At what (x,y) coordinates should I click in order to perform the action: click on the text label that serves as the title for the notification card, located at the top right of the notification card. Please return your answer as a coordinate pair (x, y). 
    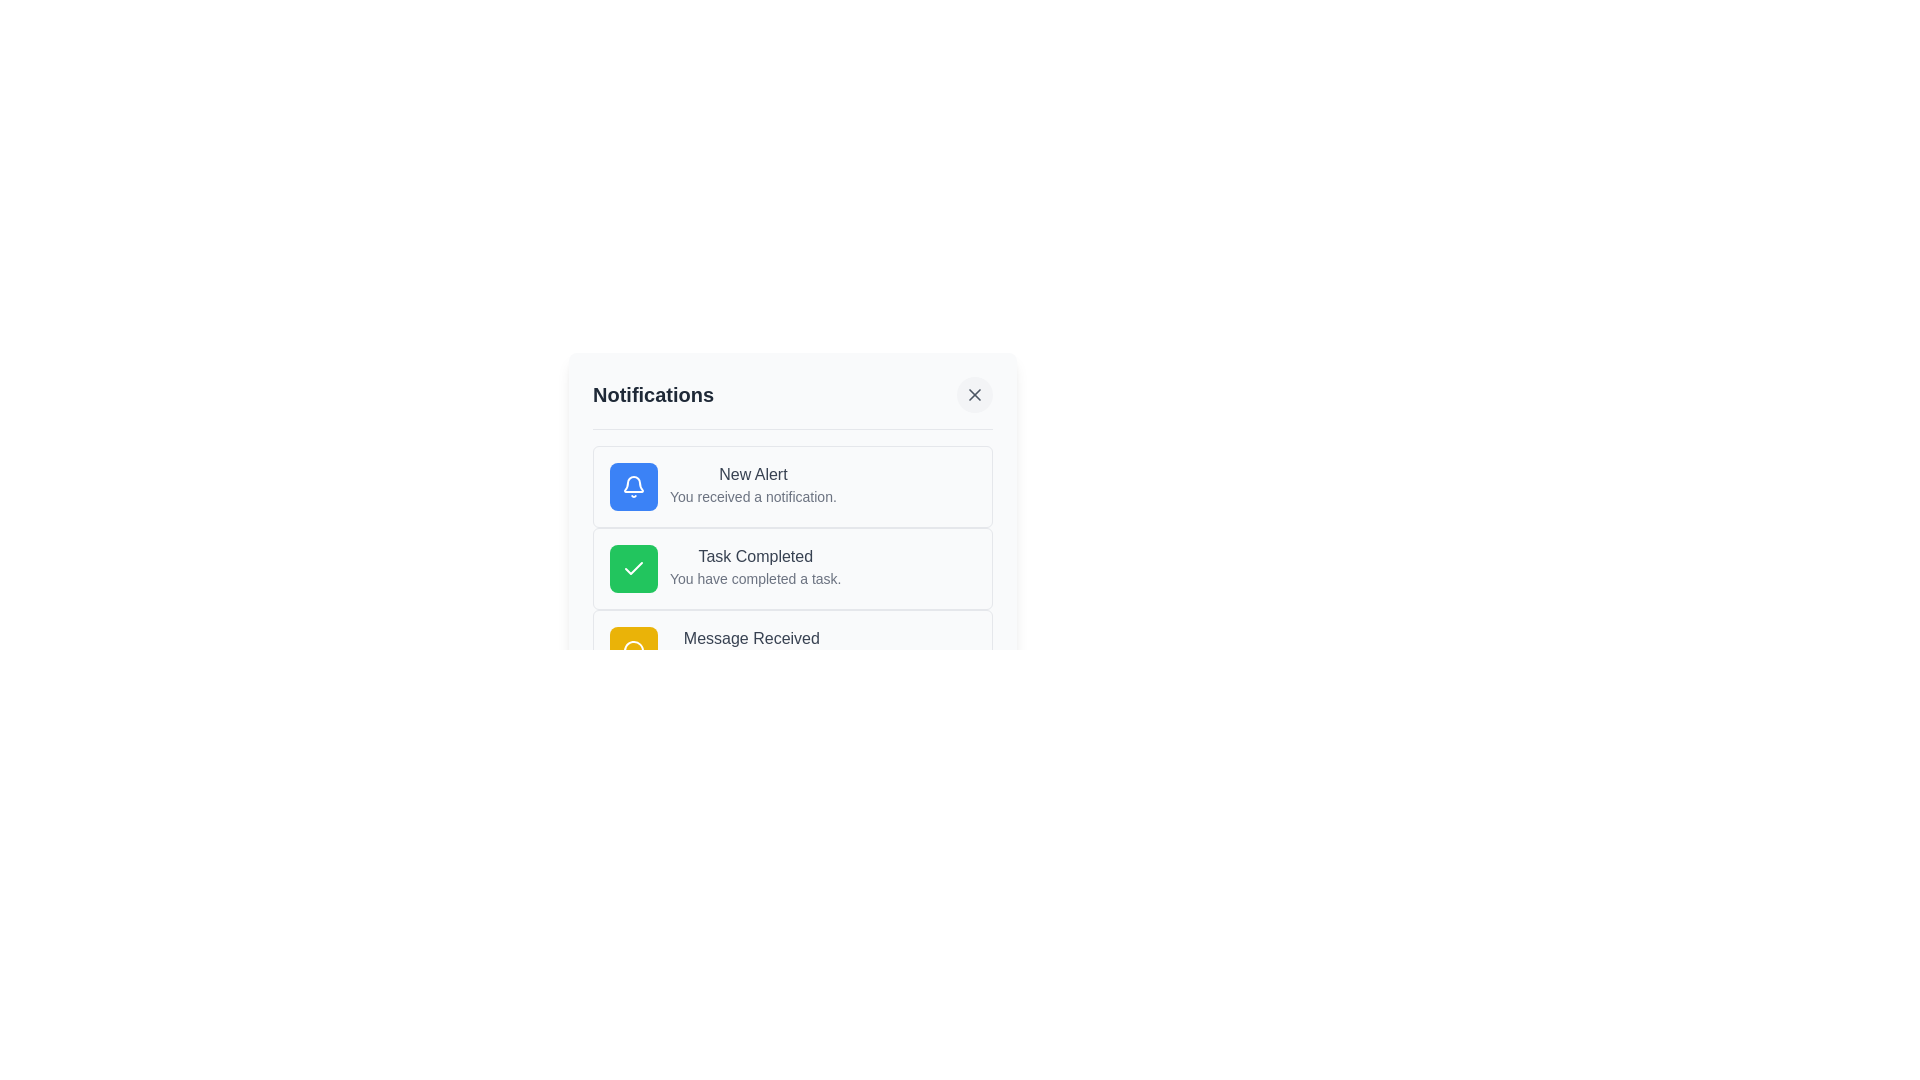
    Looking at the image, I should click on (752, 474).